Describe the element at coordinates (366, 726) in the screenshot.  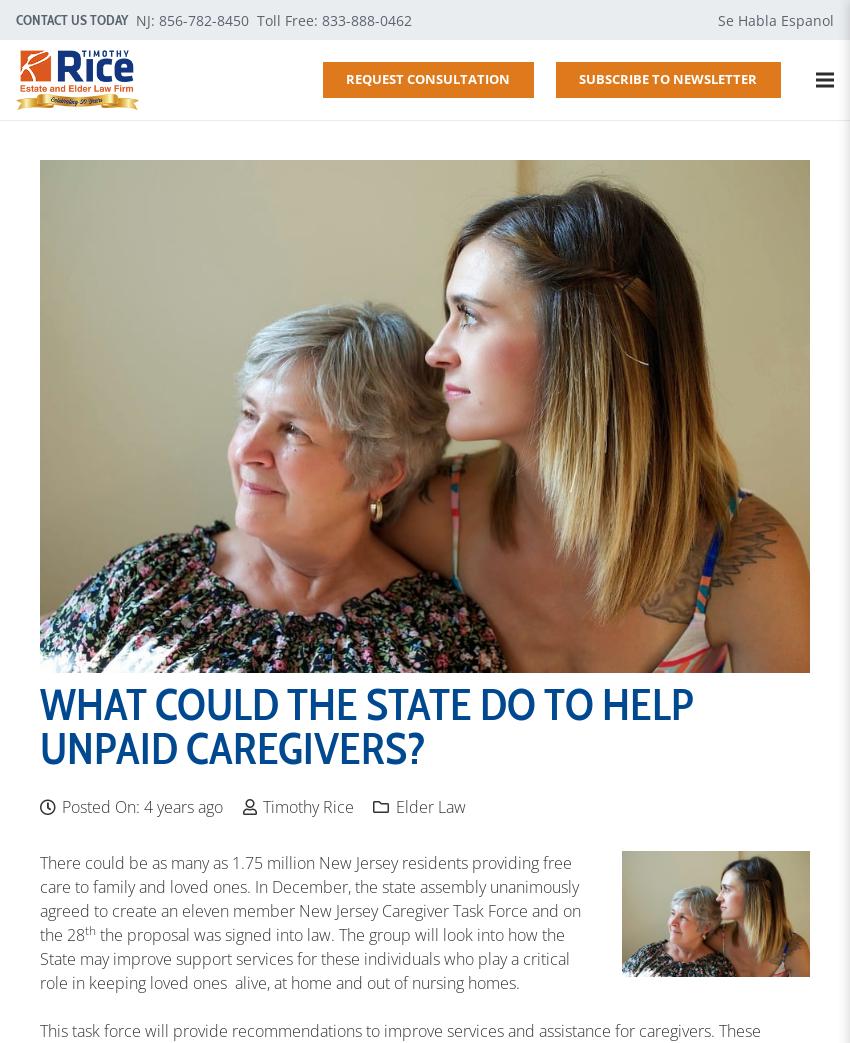
I see `'What Could the State Do to Help Unpaid Caregivers?'` at that location.